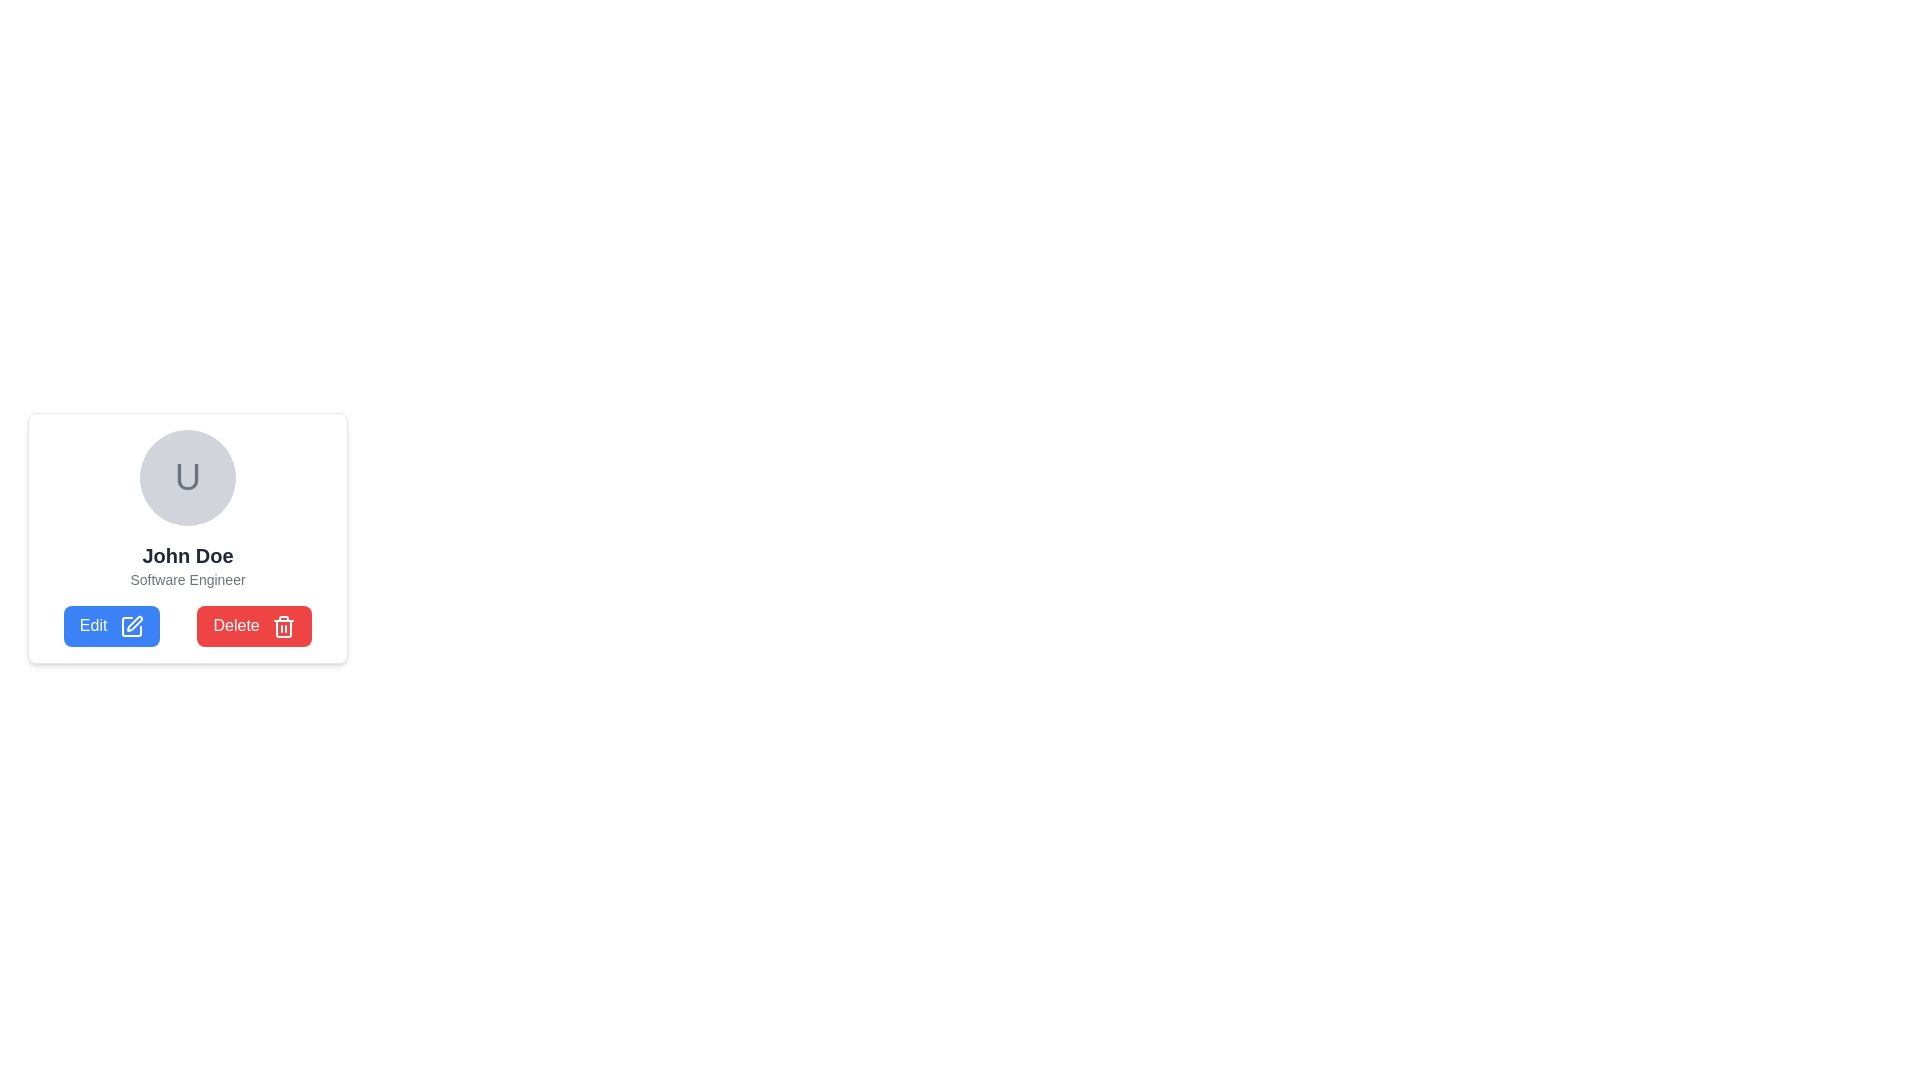 This screenshot has width=1920, height=1080. What do you see at coordinates (110, 625) in the screenshot?
I see `the blue 'Edit' button with white text and a pen icon located at the bottom left of the user details card` at bounding box center [110, 625].